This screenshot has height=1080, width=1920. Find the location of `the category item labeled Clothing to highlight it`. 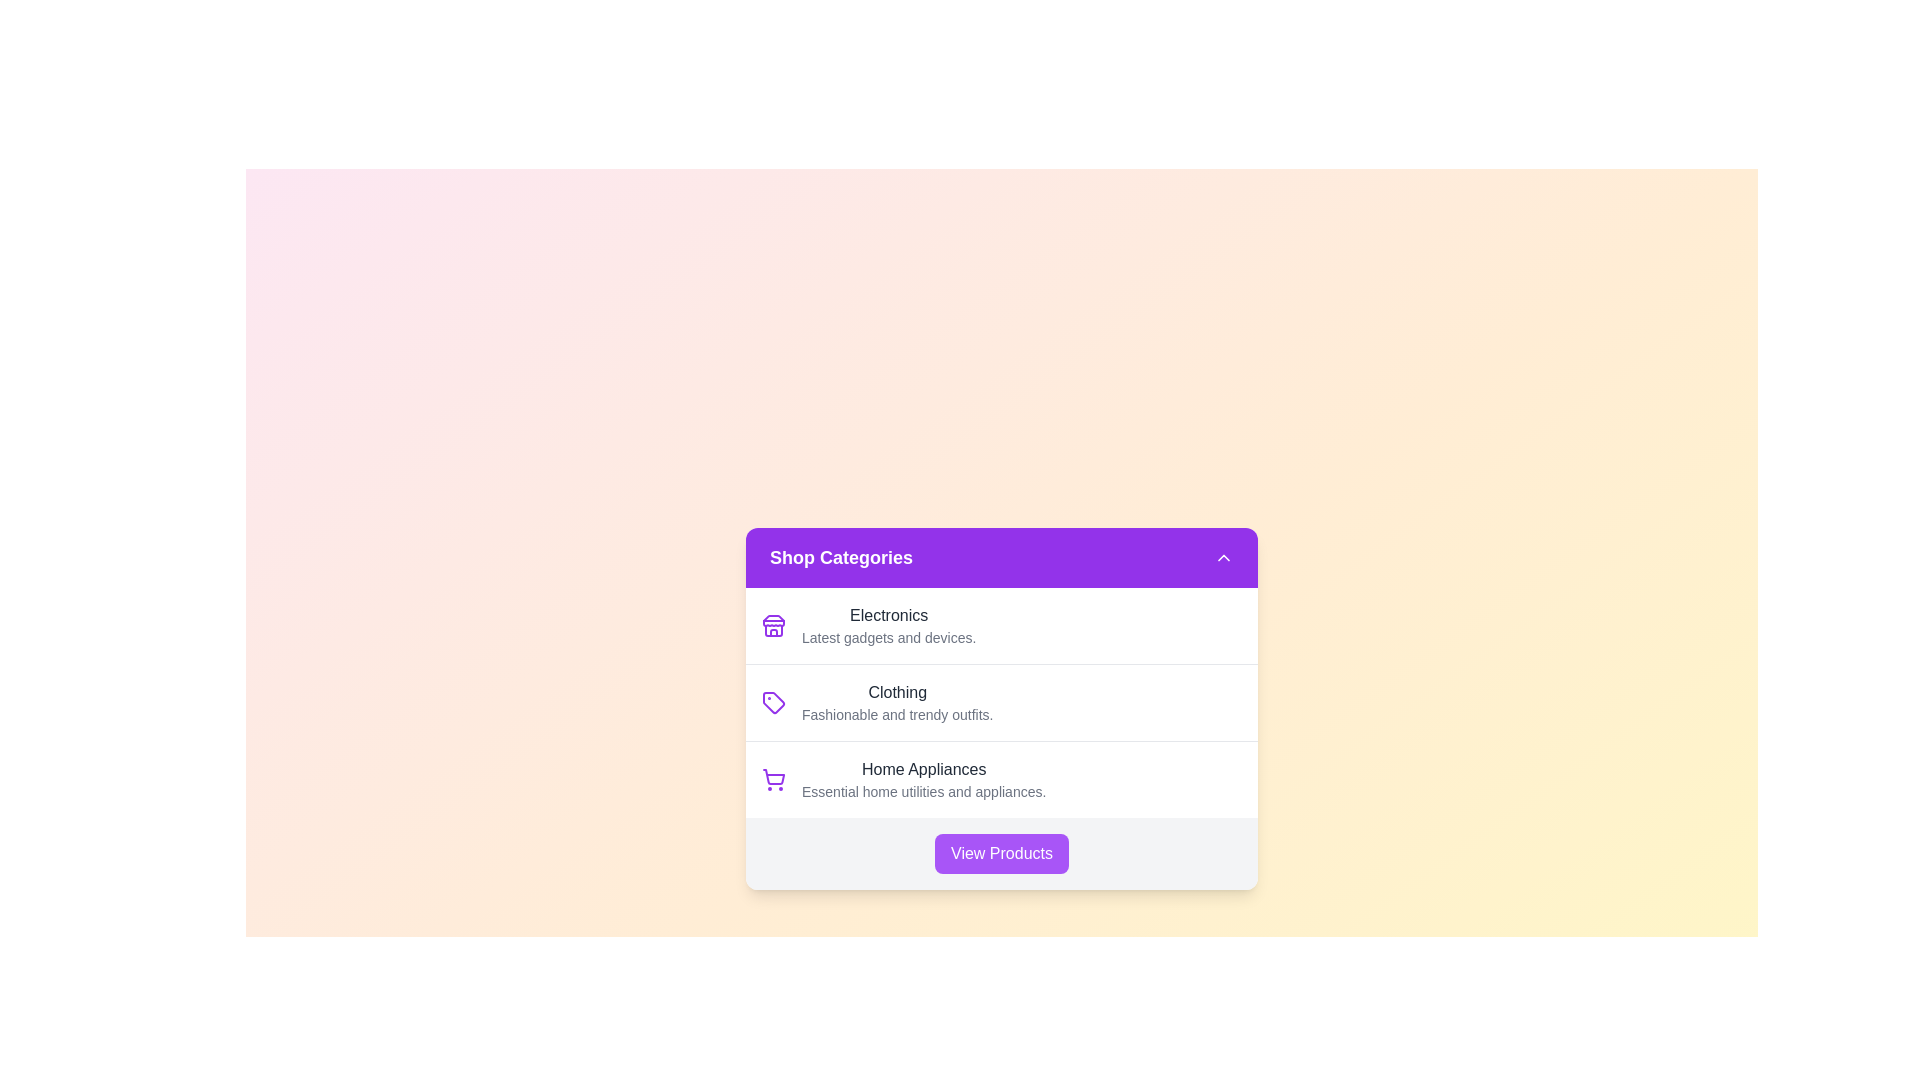

the category item labeled Clothing to highlight it is located at coordinates (1002, 701).